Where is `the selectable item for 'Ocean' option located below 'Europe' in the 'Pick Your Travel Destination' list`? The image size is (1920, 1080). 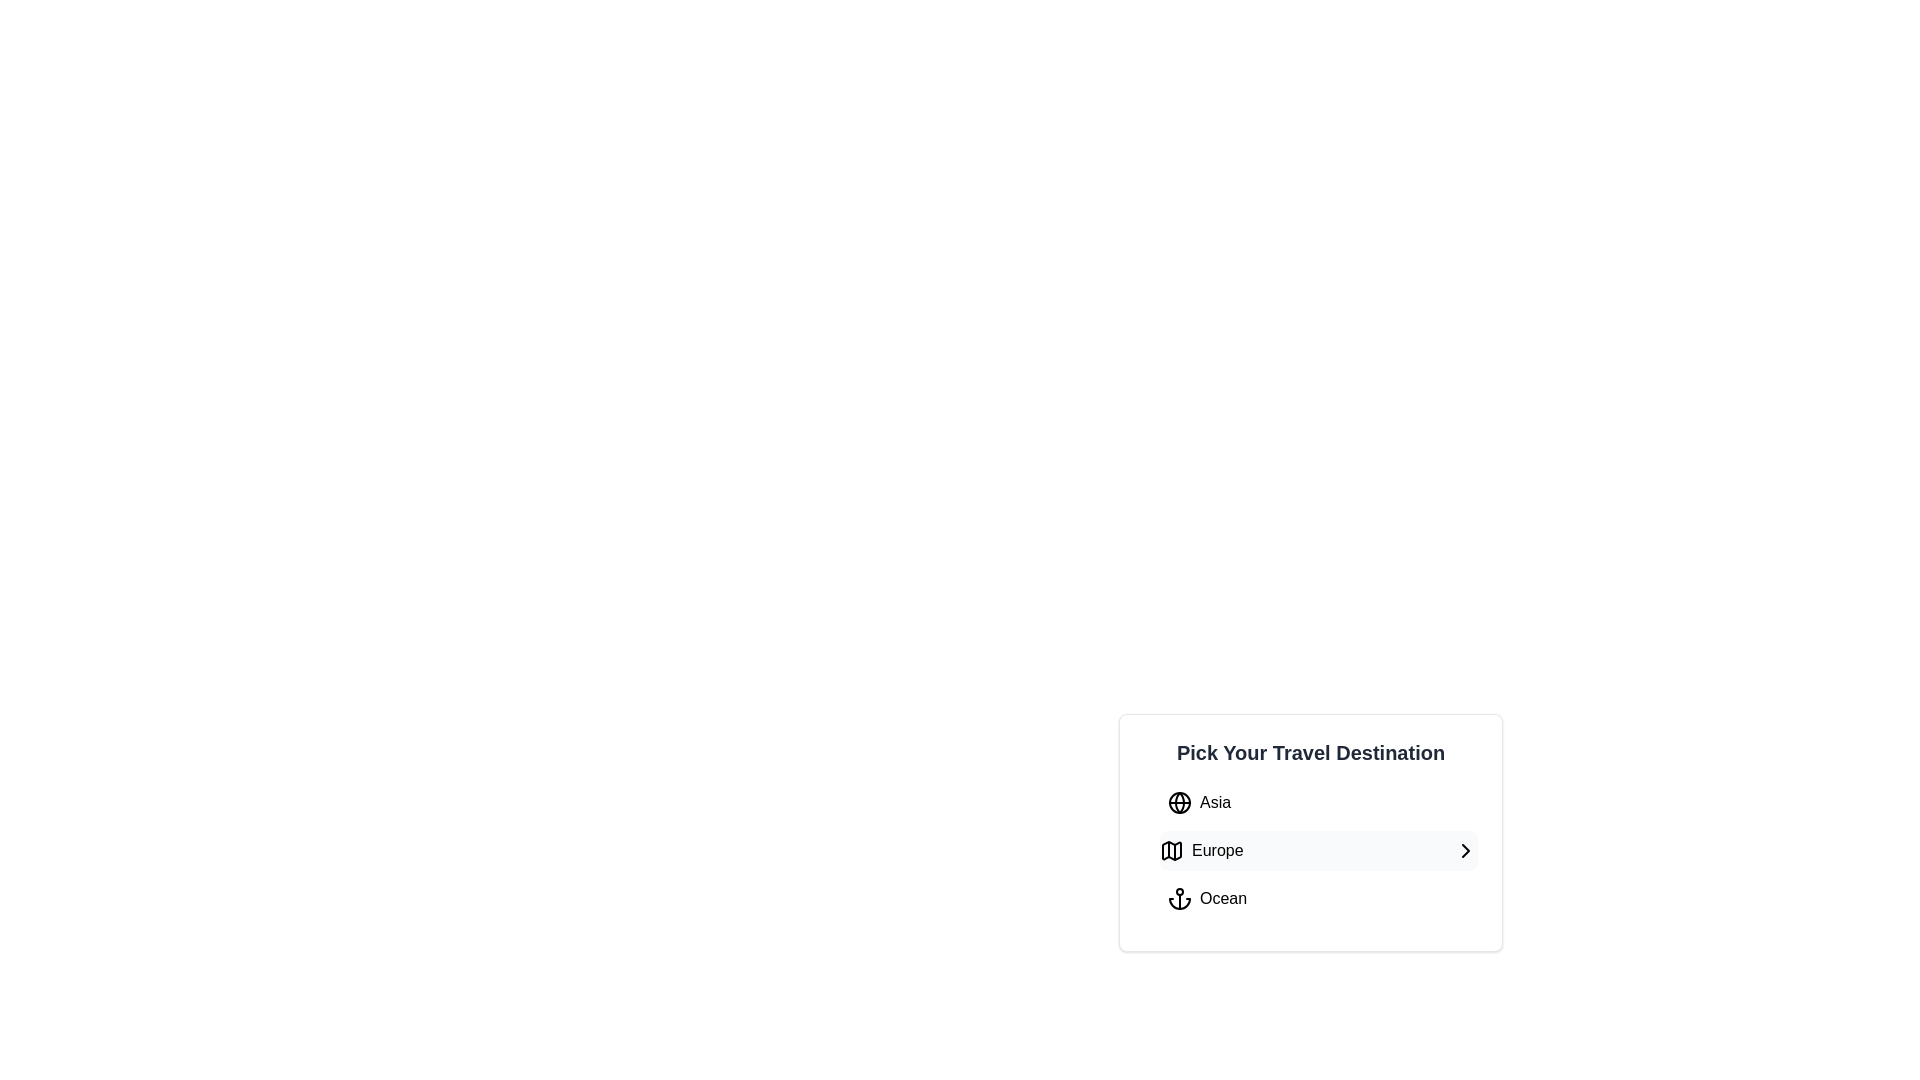 the selectable item for 'Ocean' option located below 'Europe' in the 'Pick Your Travel Destination' list is located at coordinates (1319, 897).